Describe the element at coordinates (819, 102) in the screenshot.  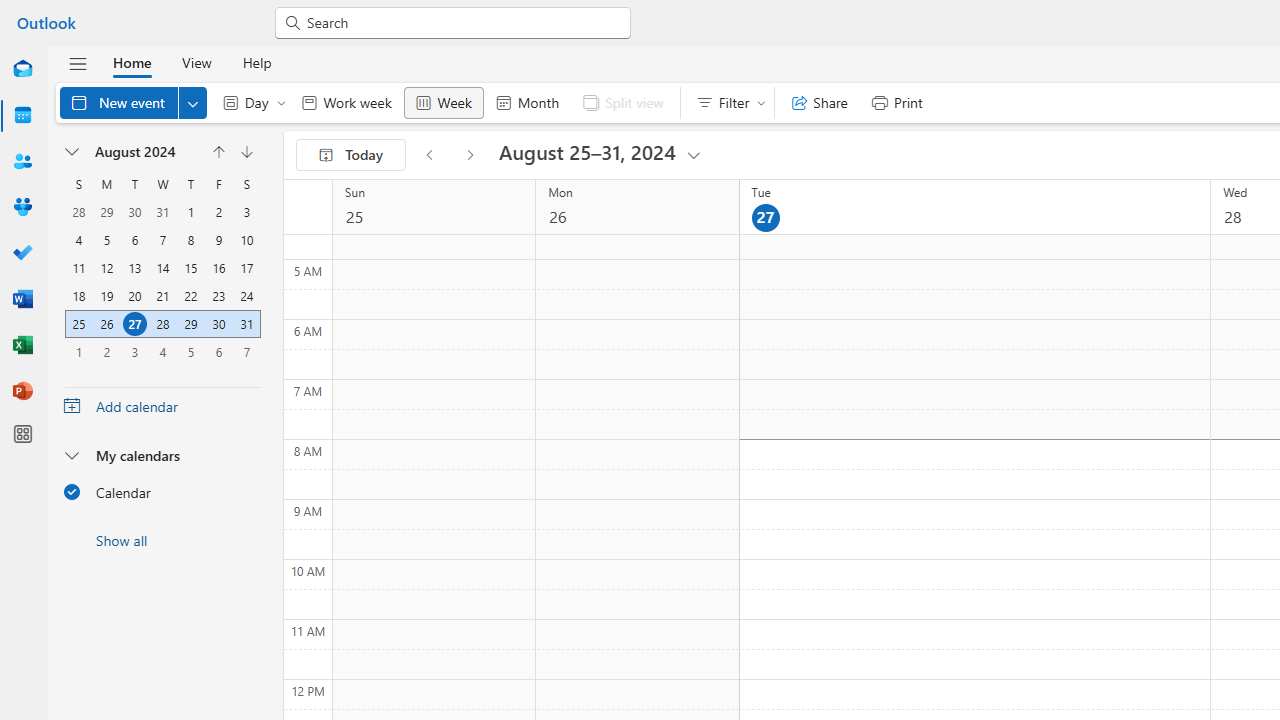
I see `'Share'` at that location.